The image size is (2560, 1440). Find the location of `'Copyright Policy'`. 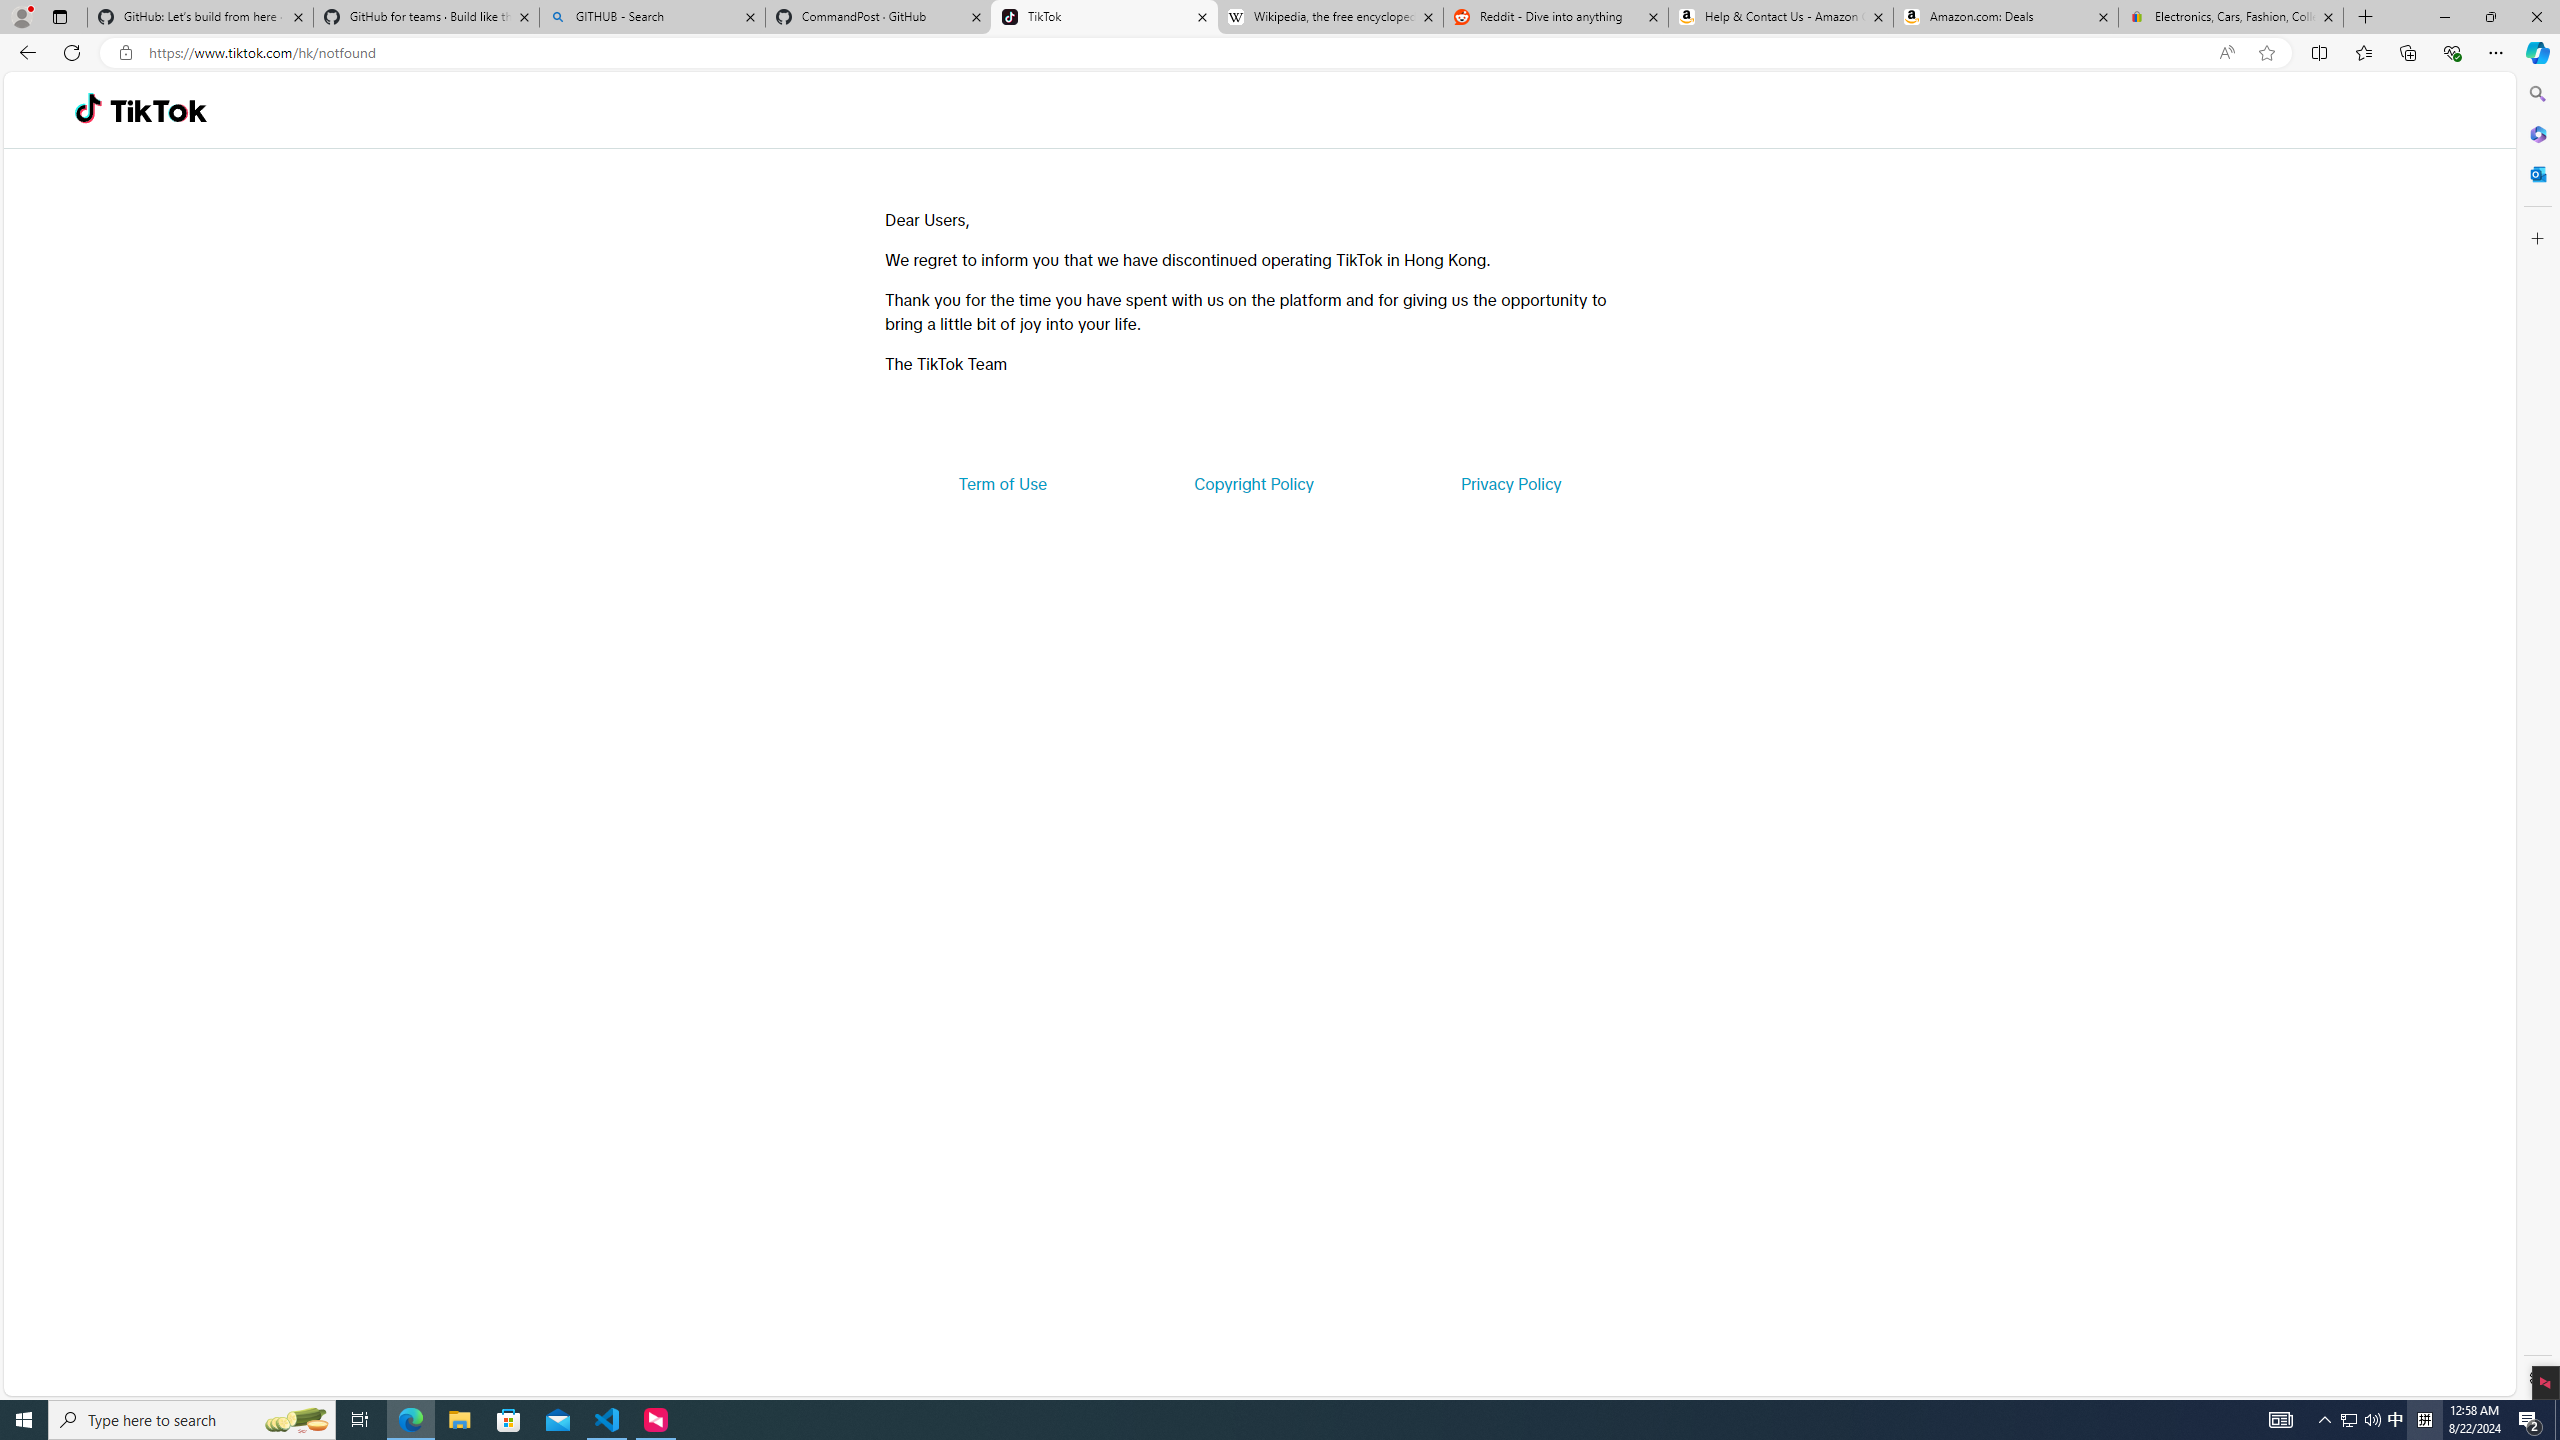

'Copyright Policy' is located at coordinates (1252, 482).